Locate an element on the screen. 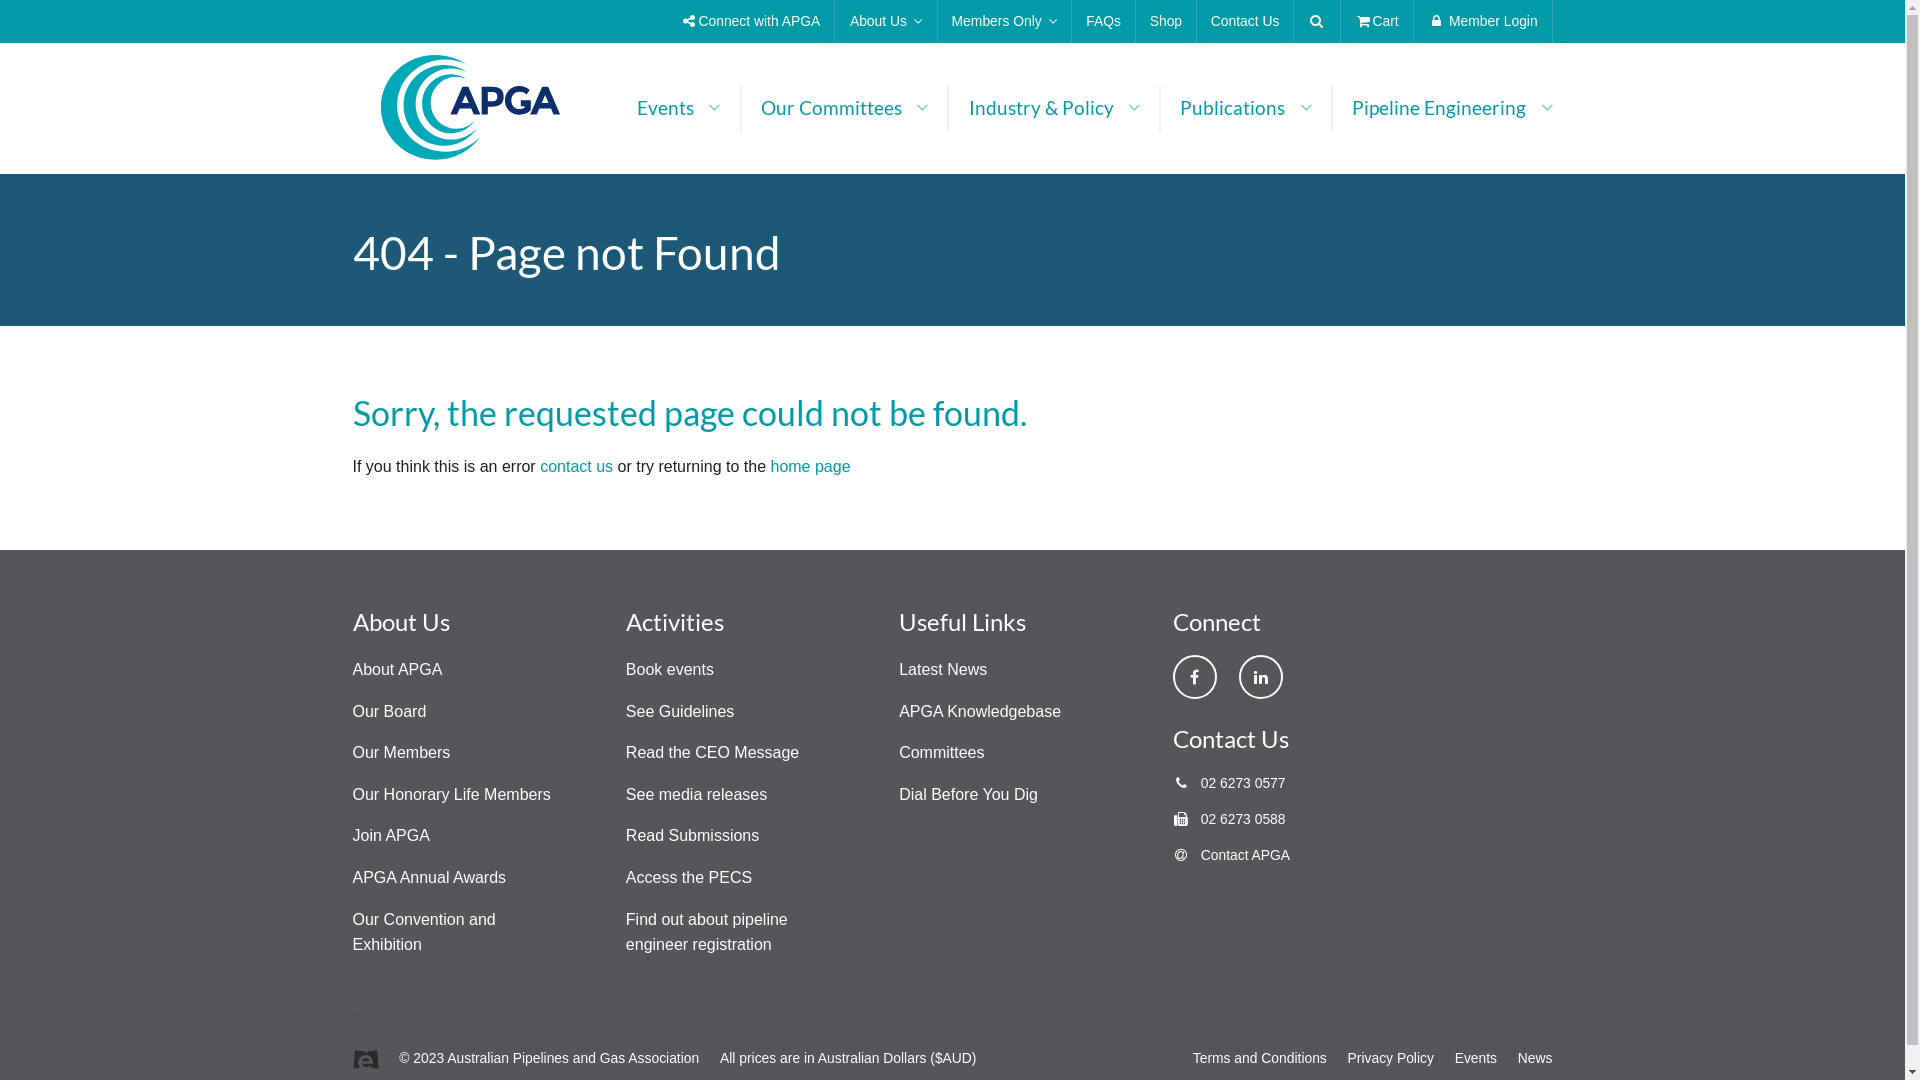 This screenshot has width=1920, height=1080. 'Our Members' is located at coordinates (400, 752).